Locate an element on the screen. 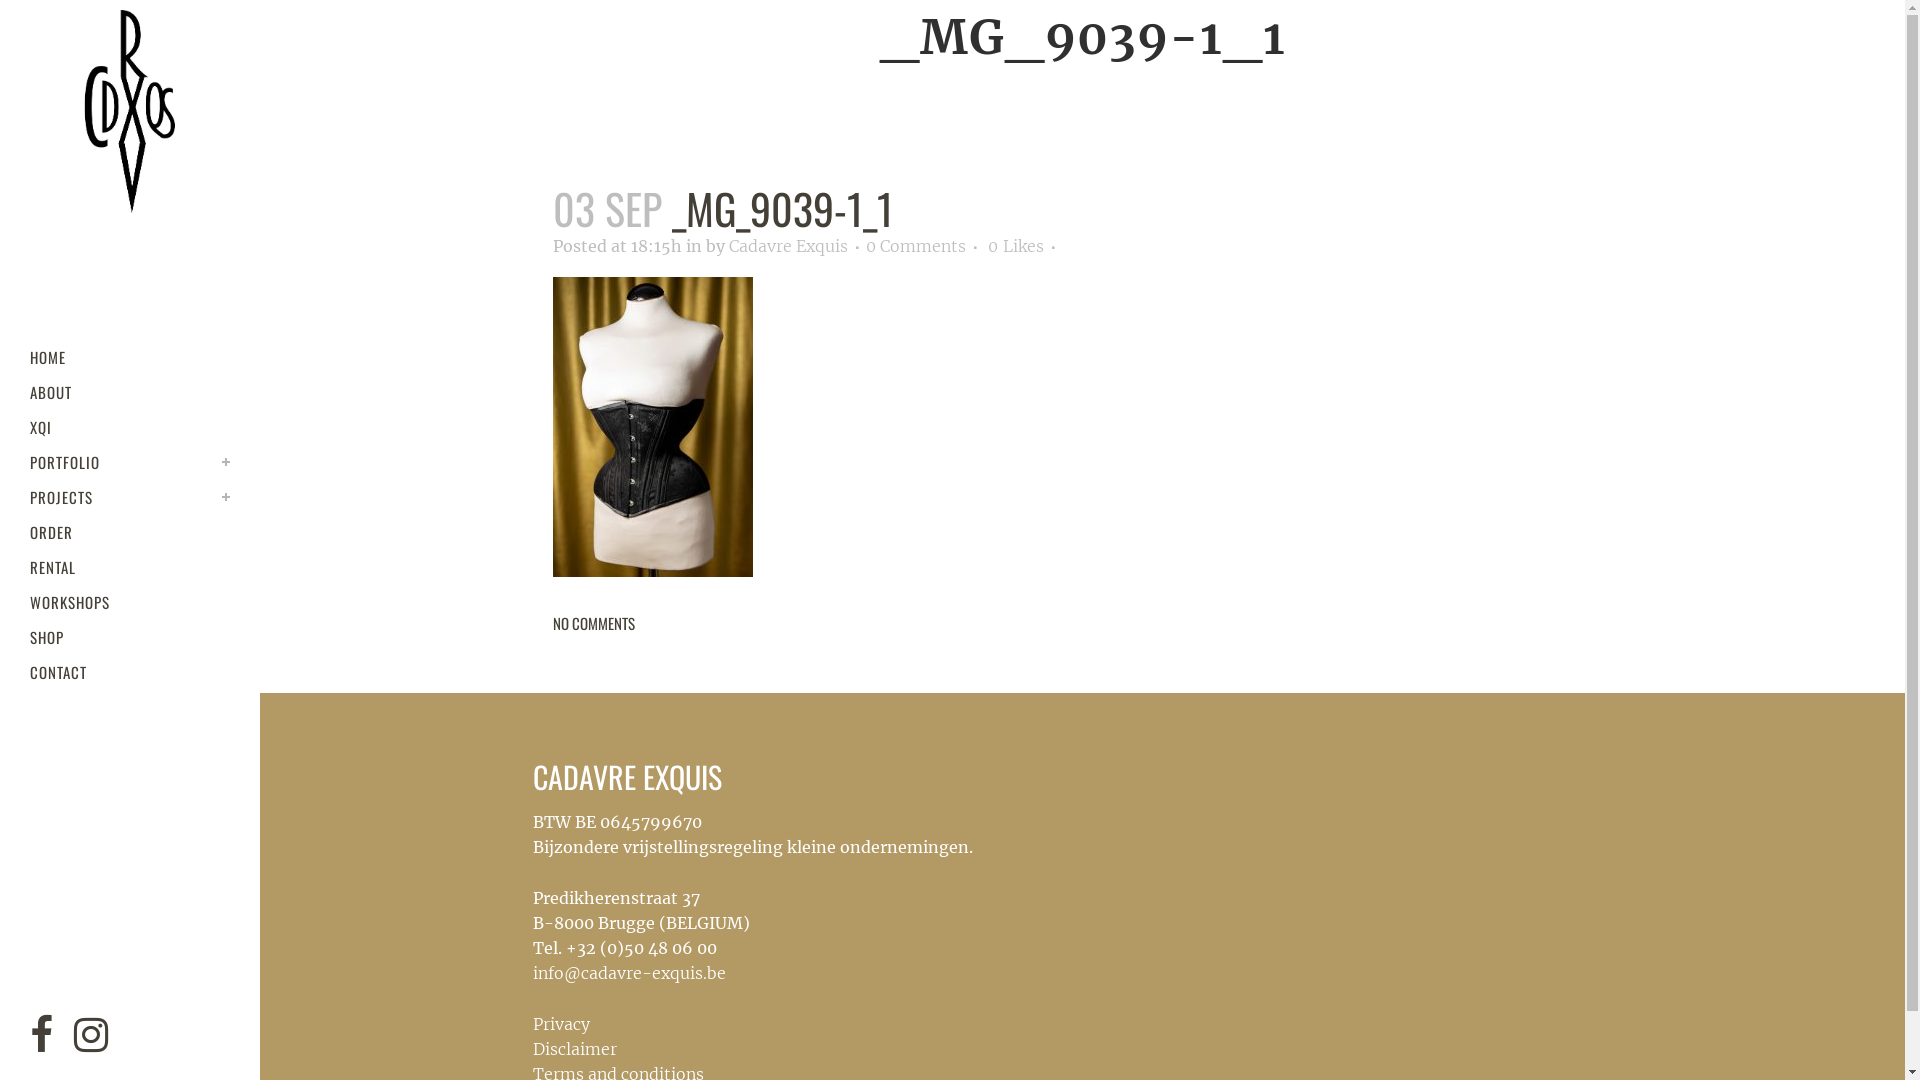 This screenshot has width=1920, height=1080. 'HOME' is located at coordinates (128, 356).